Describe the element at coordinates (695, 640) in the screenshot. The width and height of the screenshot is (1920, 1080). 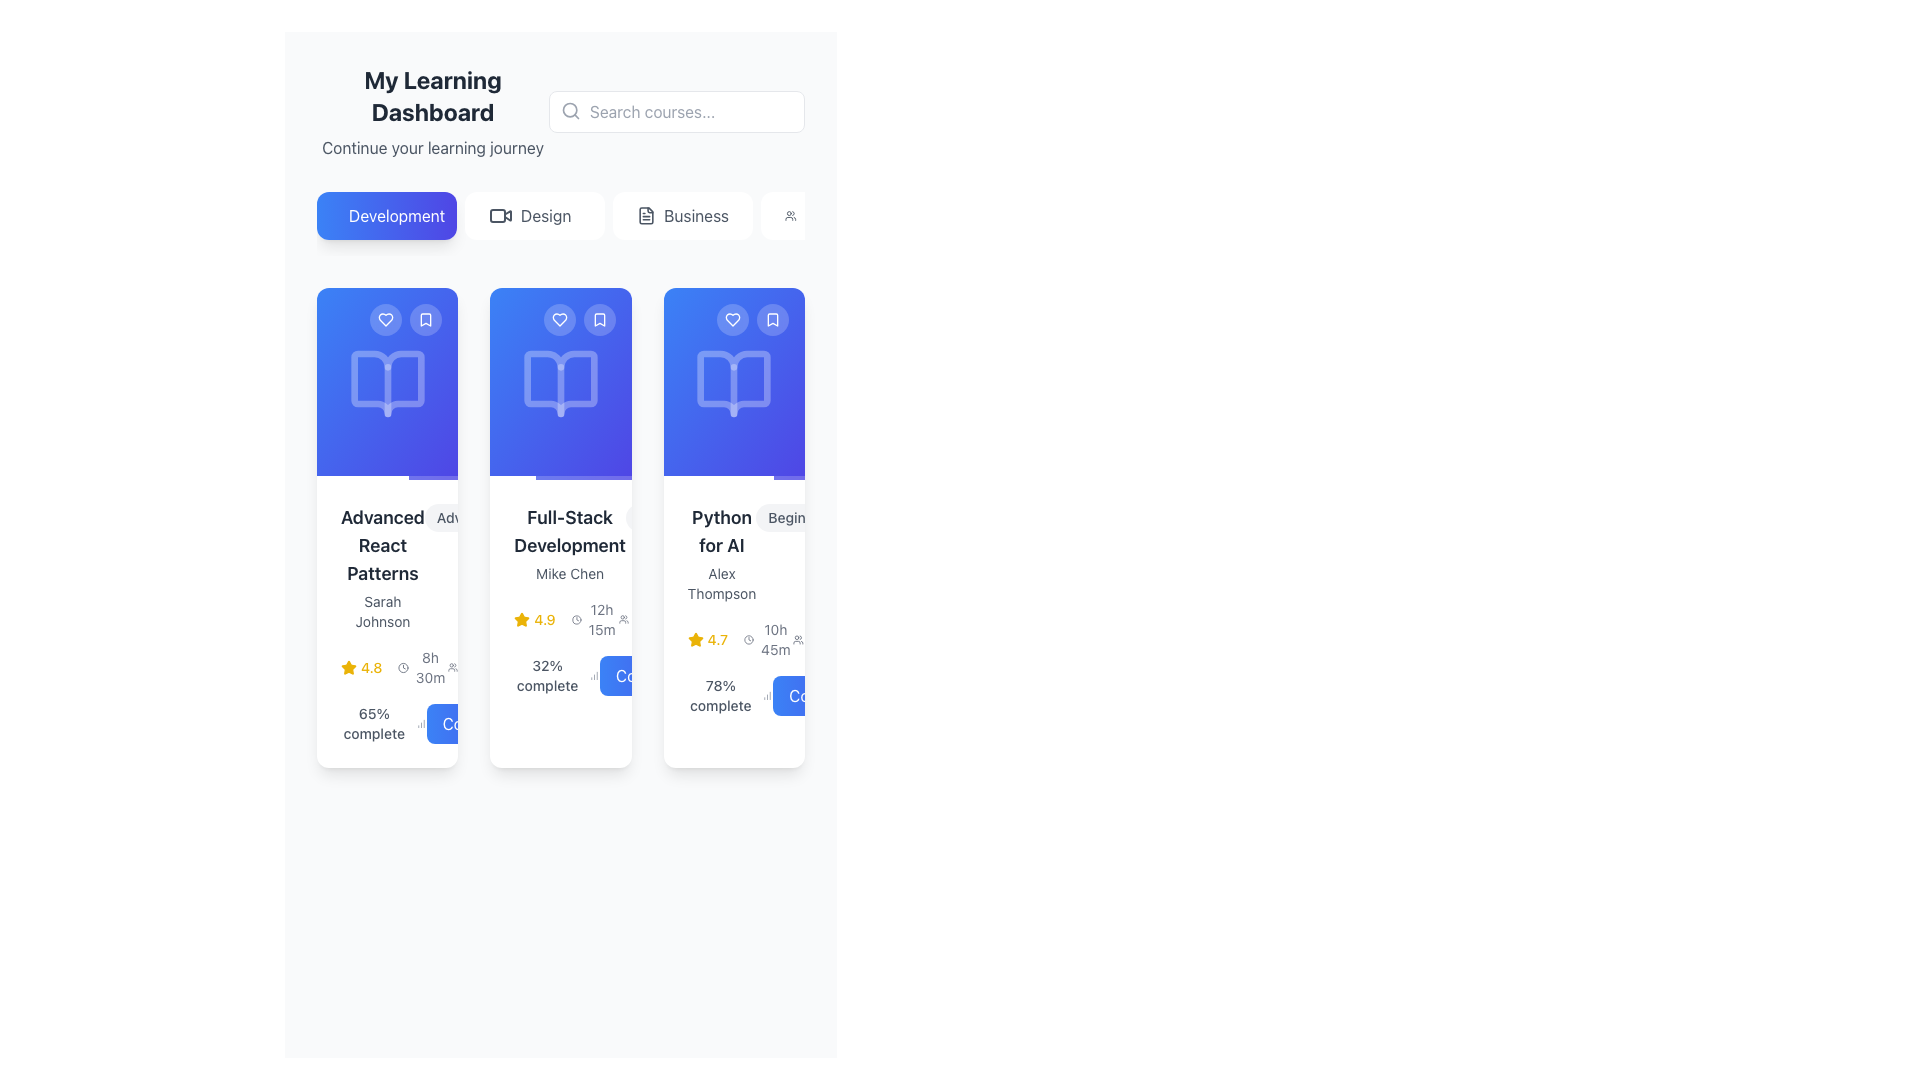
I see `the rating icon representing the quality or popularity of the item 'Python for AI', located in the middle of the third card under the 'Development' section` at that location.